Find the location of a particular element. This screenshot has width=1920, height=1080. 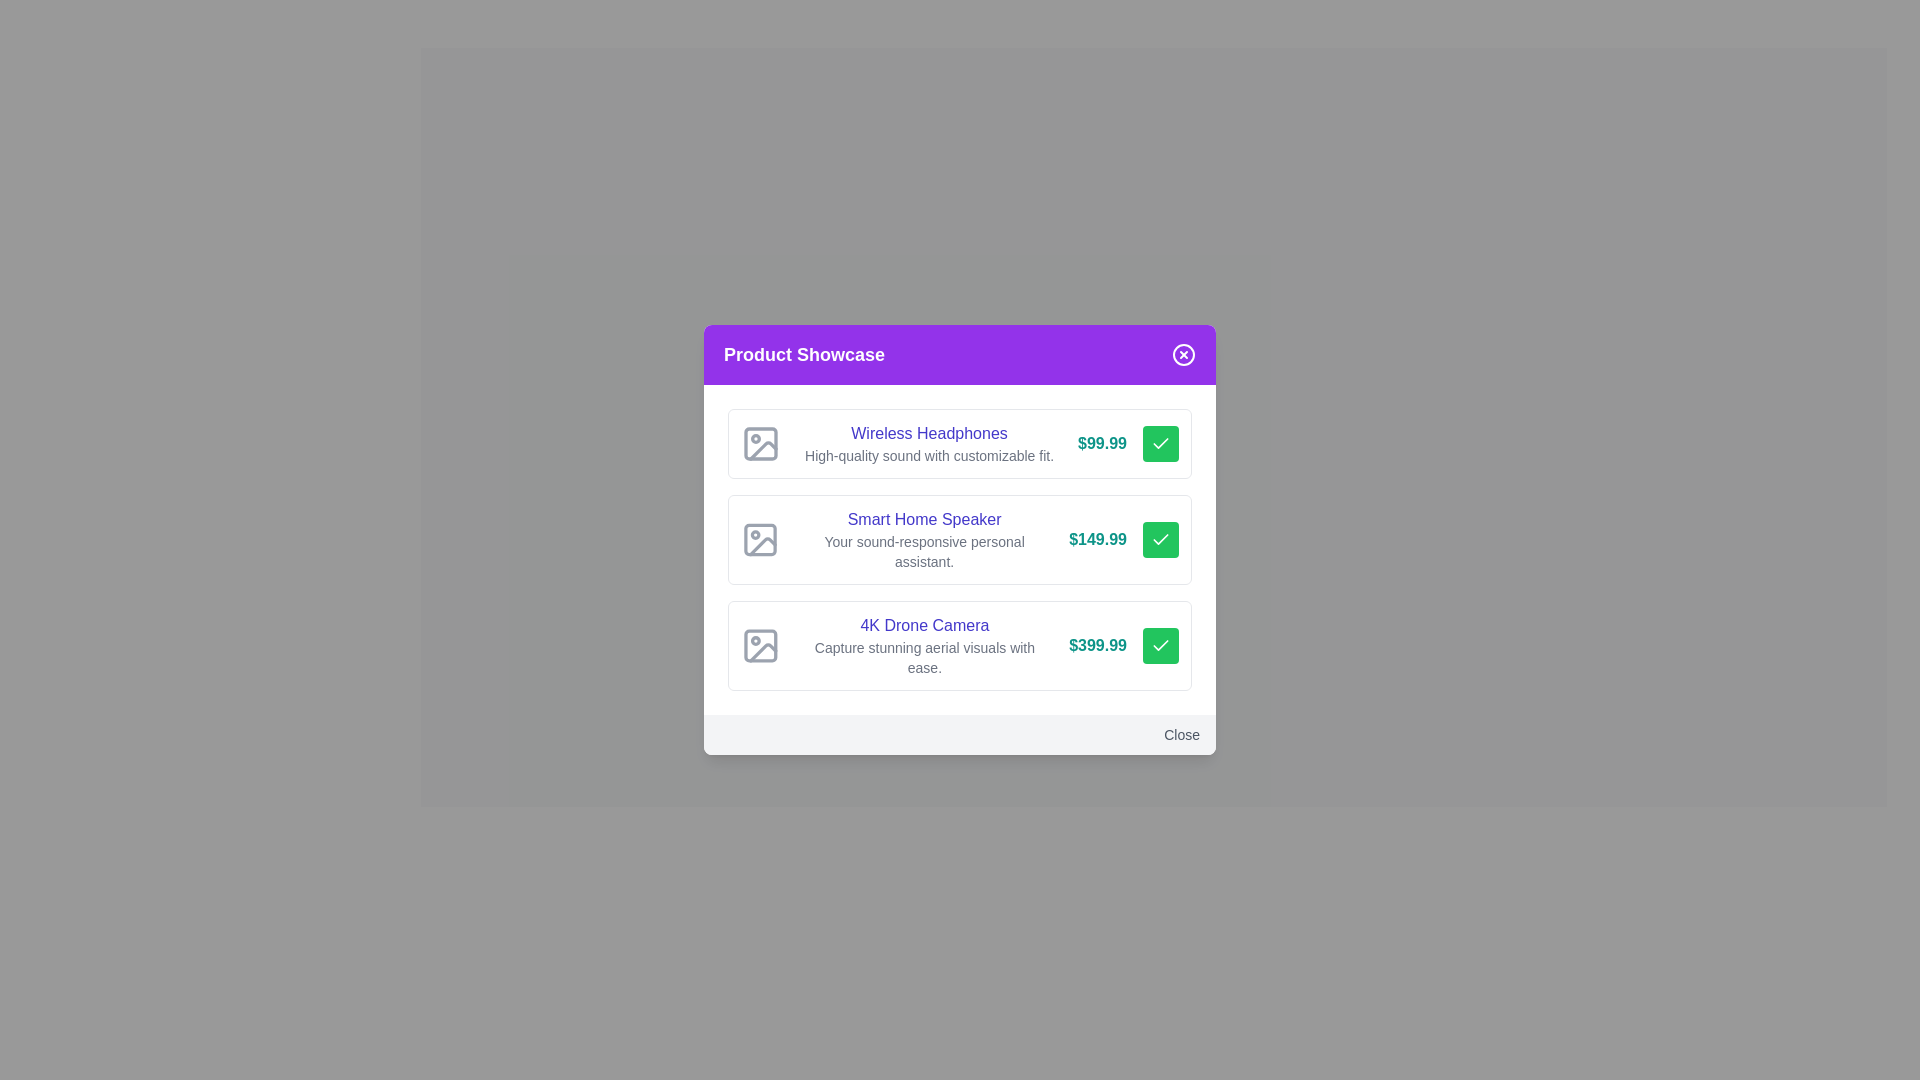

the Text Label displaying the price of the Smart Home Speaker located to the right of its descriptive information is located at coordinates (1097, 540).